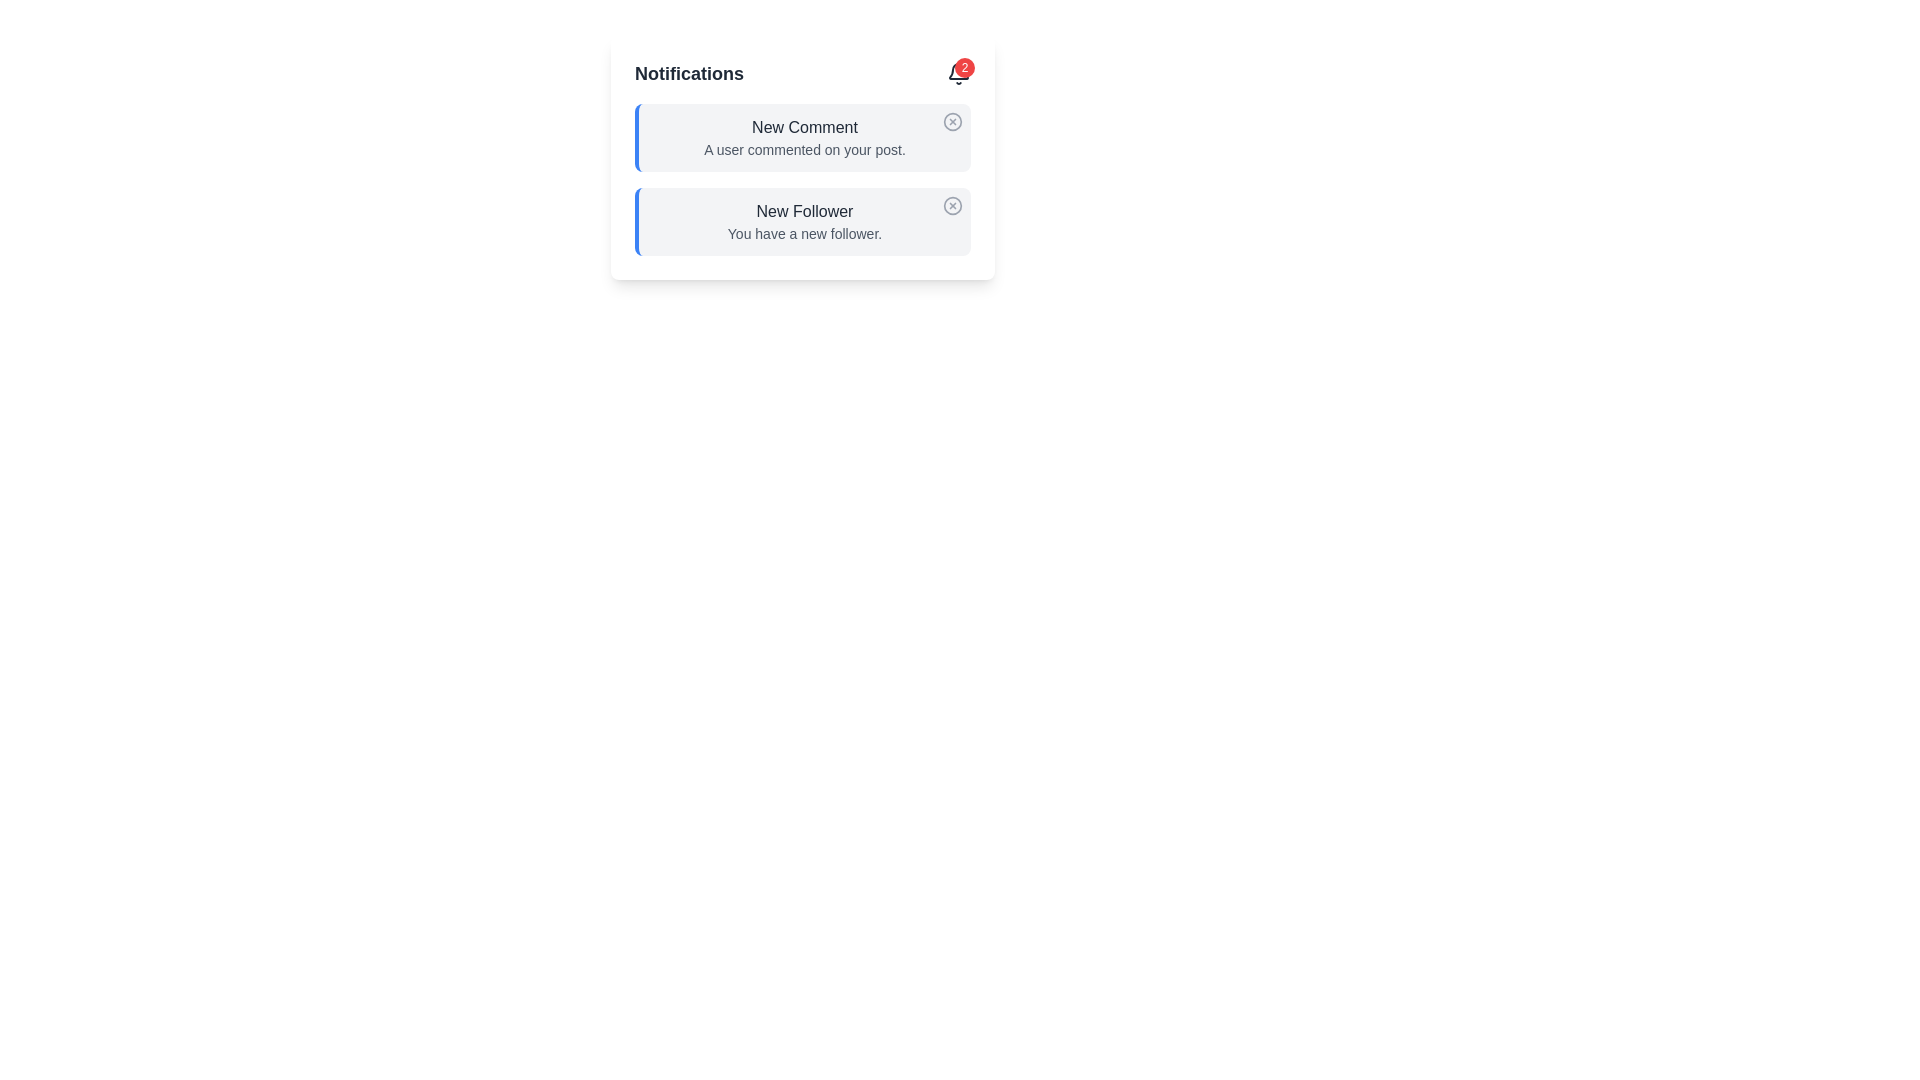 This screenshot has width=1920, height=1080. Describe the element at coordinates (805, 233) in the screenshot. I see `the static text element that provides information about a new follower notification, located beneath the title 'New Follower' in the notifications panel` at that location.